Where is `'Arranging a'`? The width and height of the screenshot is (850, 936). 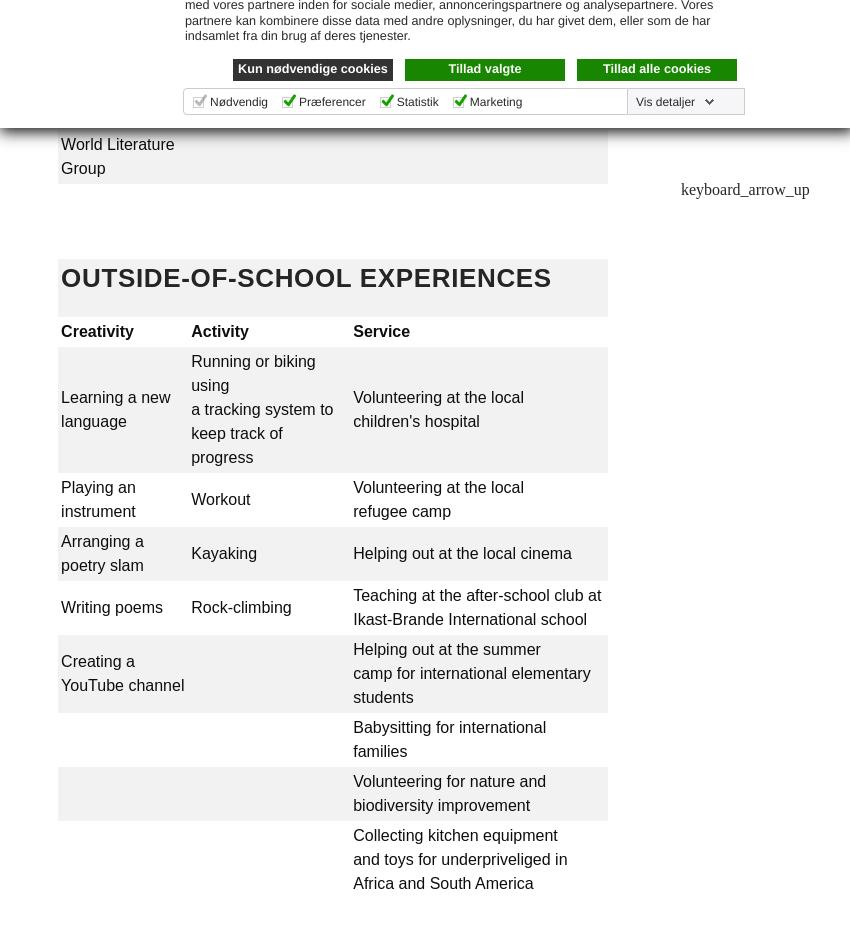
'Arranging a' is located at coordinates (101, 541).